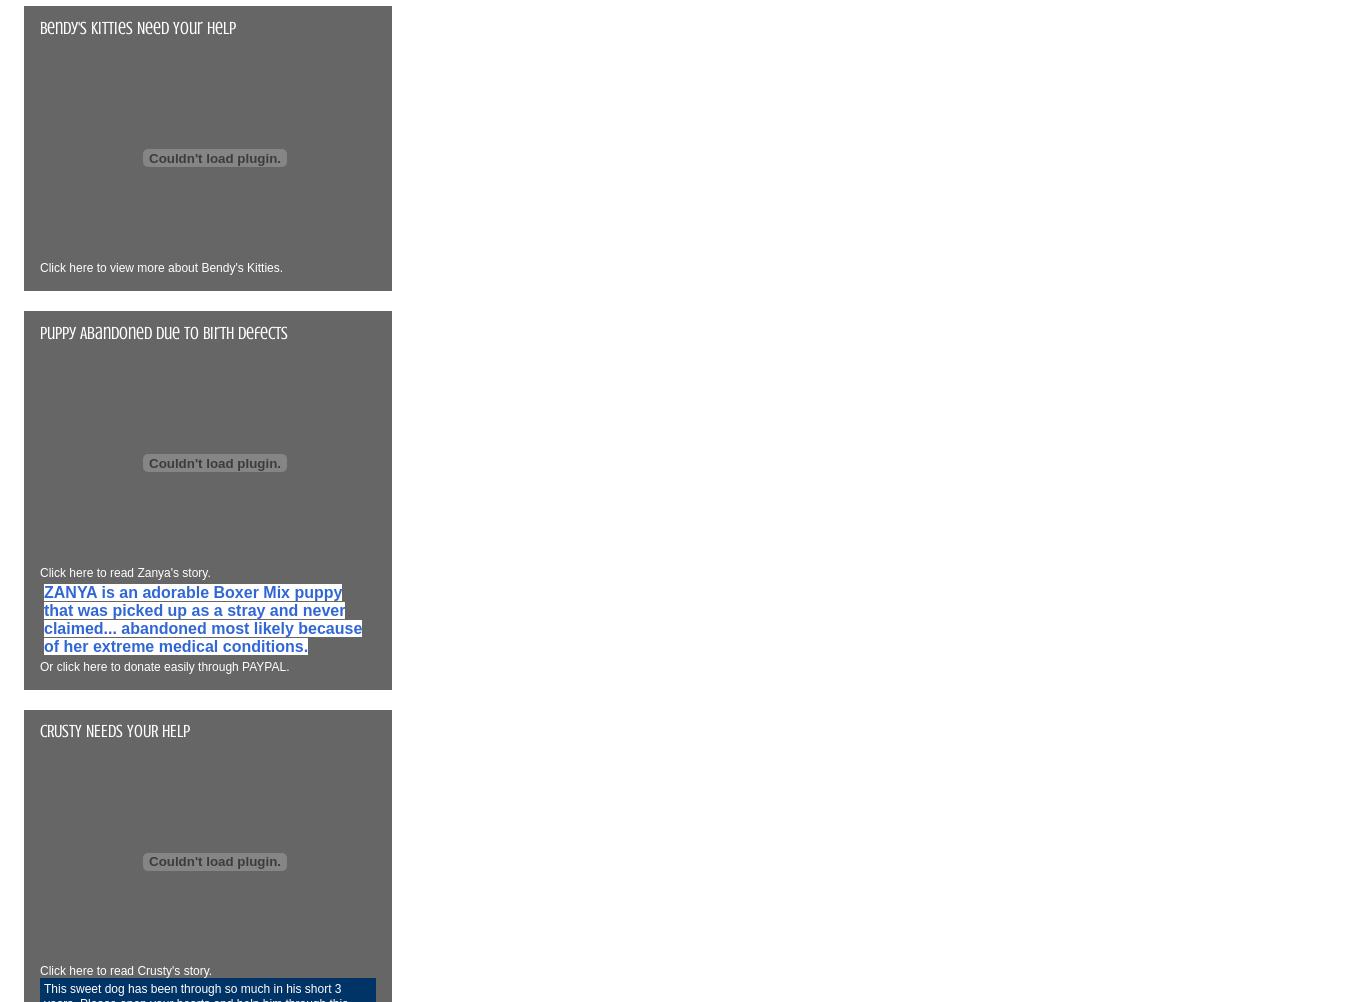 This screenshot has width=1368, height=1002. What do you see at coordinates (164, 330) in the screenshot?
I see `'Puppy Abandoned Due to Birth Defects'` at bounding box center [164, 330].